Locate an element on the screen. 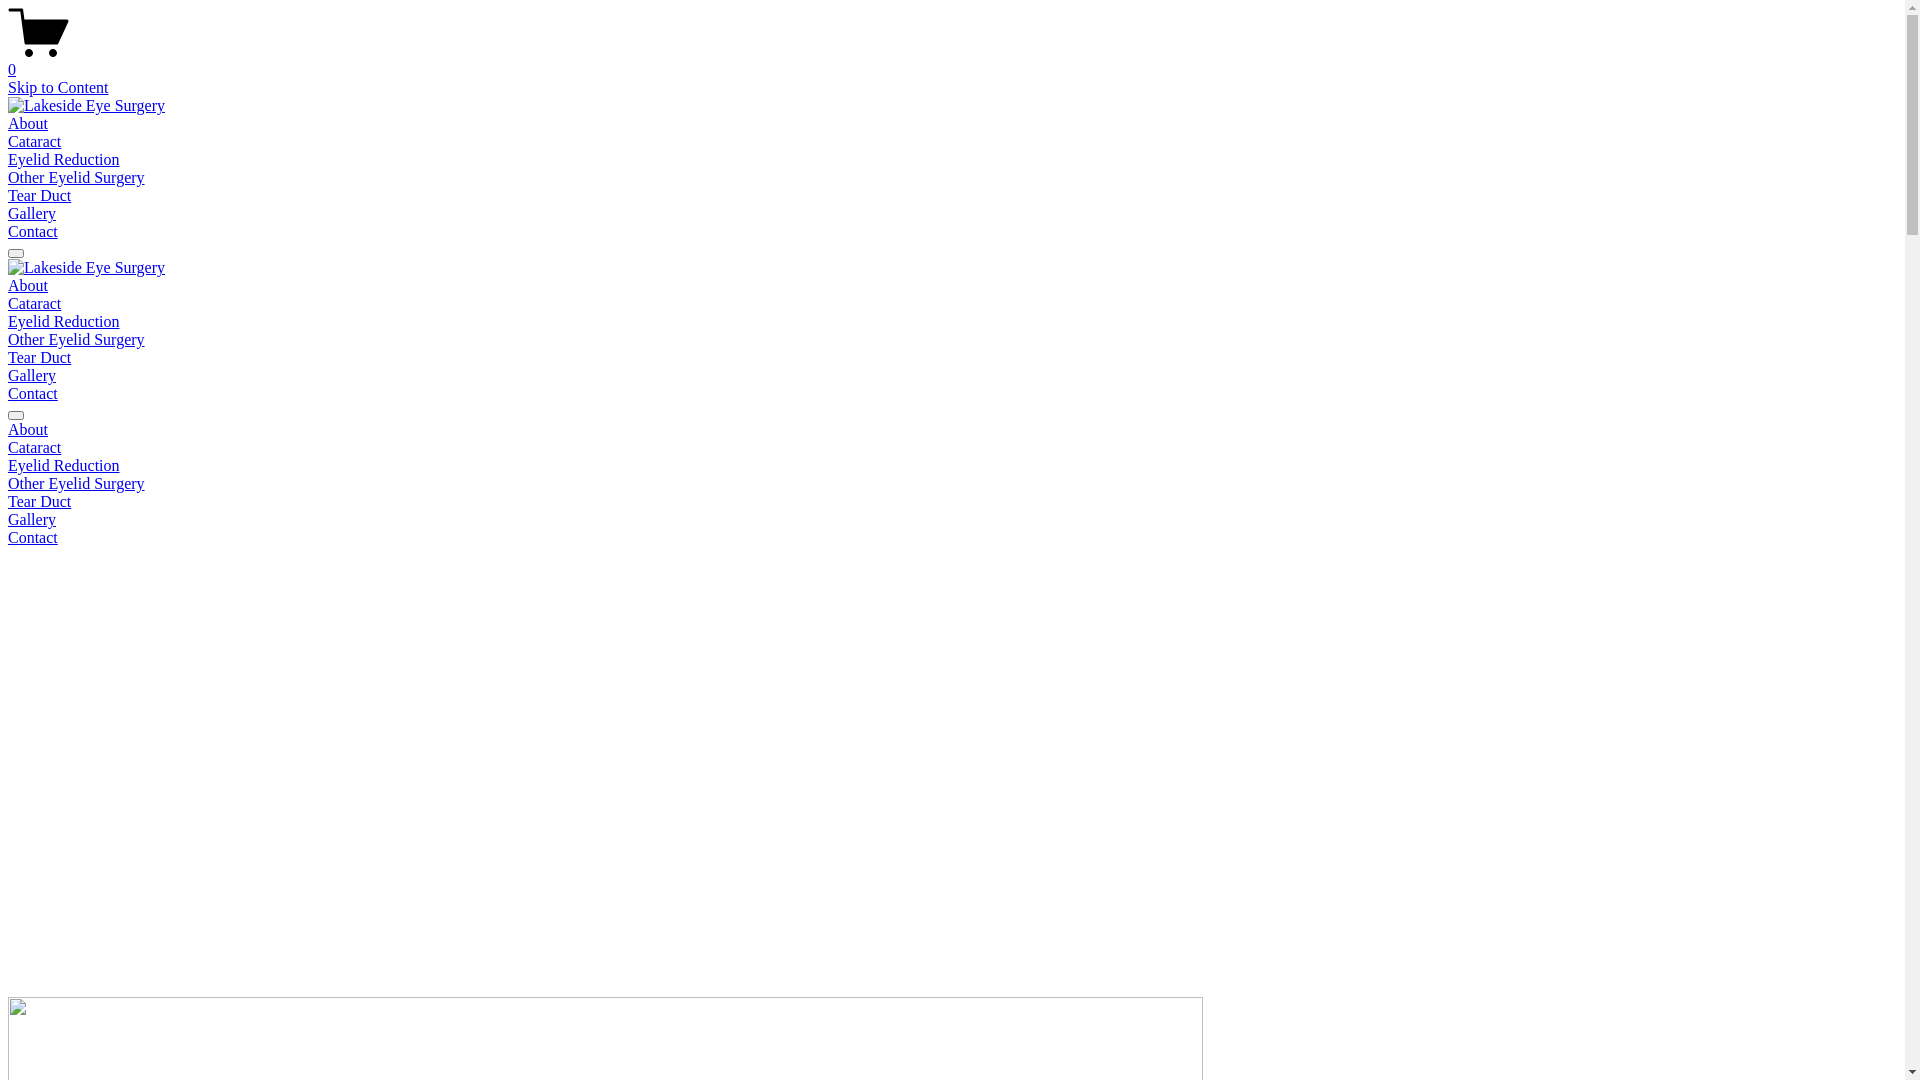 This screenshot has height=1080, width=1920. 'Gallery' is located at coordinates (32, 213).